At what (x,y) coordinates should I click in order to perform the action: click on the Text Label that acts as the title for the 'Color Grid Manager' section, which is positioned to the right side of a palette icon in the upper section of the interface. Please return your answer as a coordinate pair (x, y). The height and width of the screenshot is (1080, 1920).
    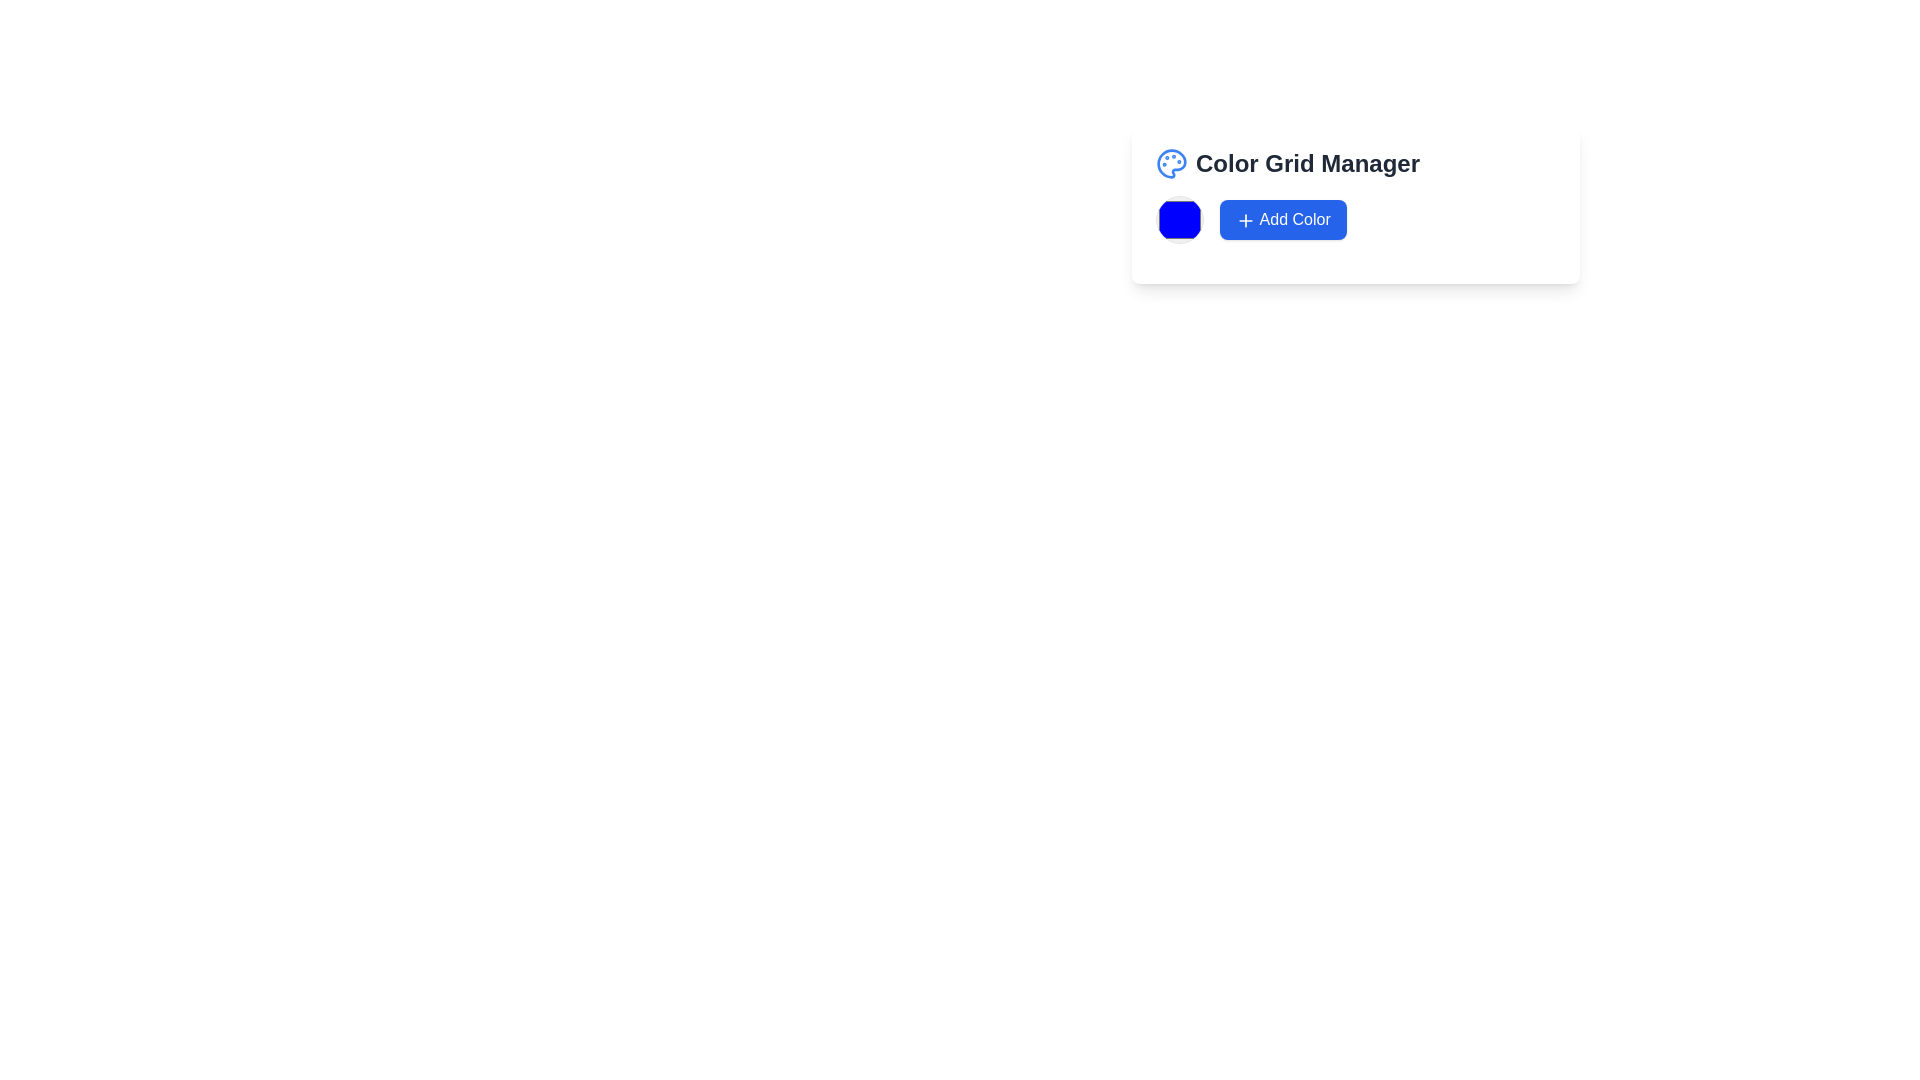
    Looking at the image, I should click on (1308, 163).